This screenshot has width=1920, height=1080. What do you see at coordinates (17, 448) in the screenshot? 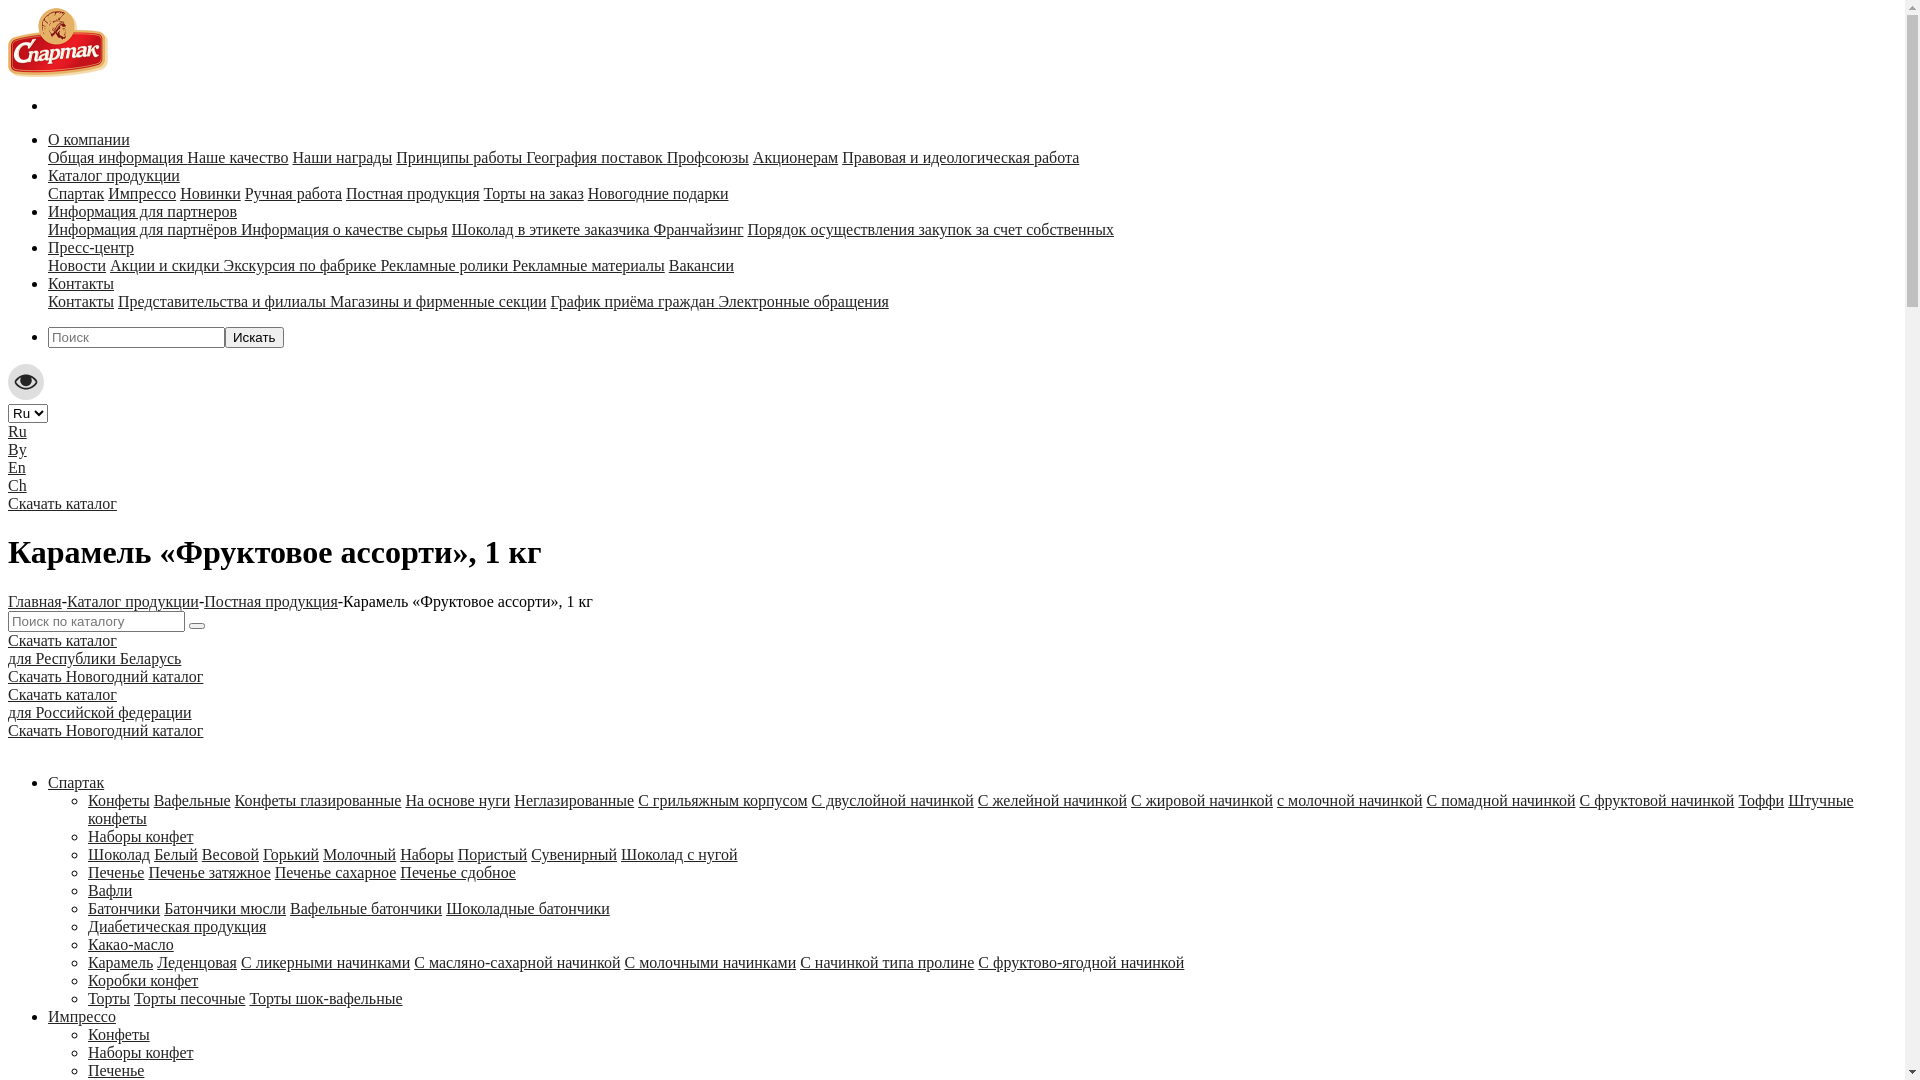
I see `'By'` at bounding box center [17, 448].